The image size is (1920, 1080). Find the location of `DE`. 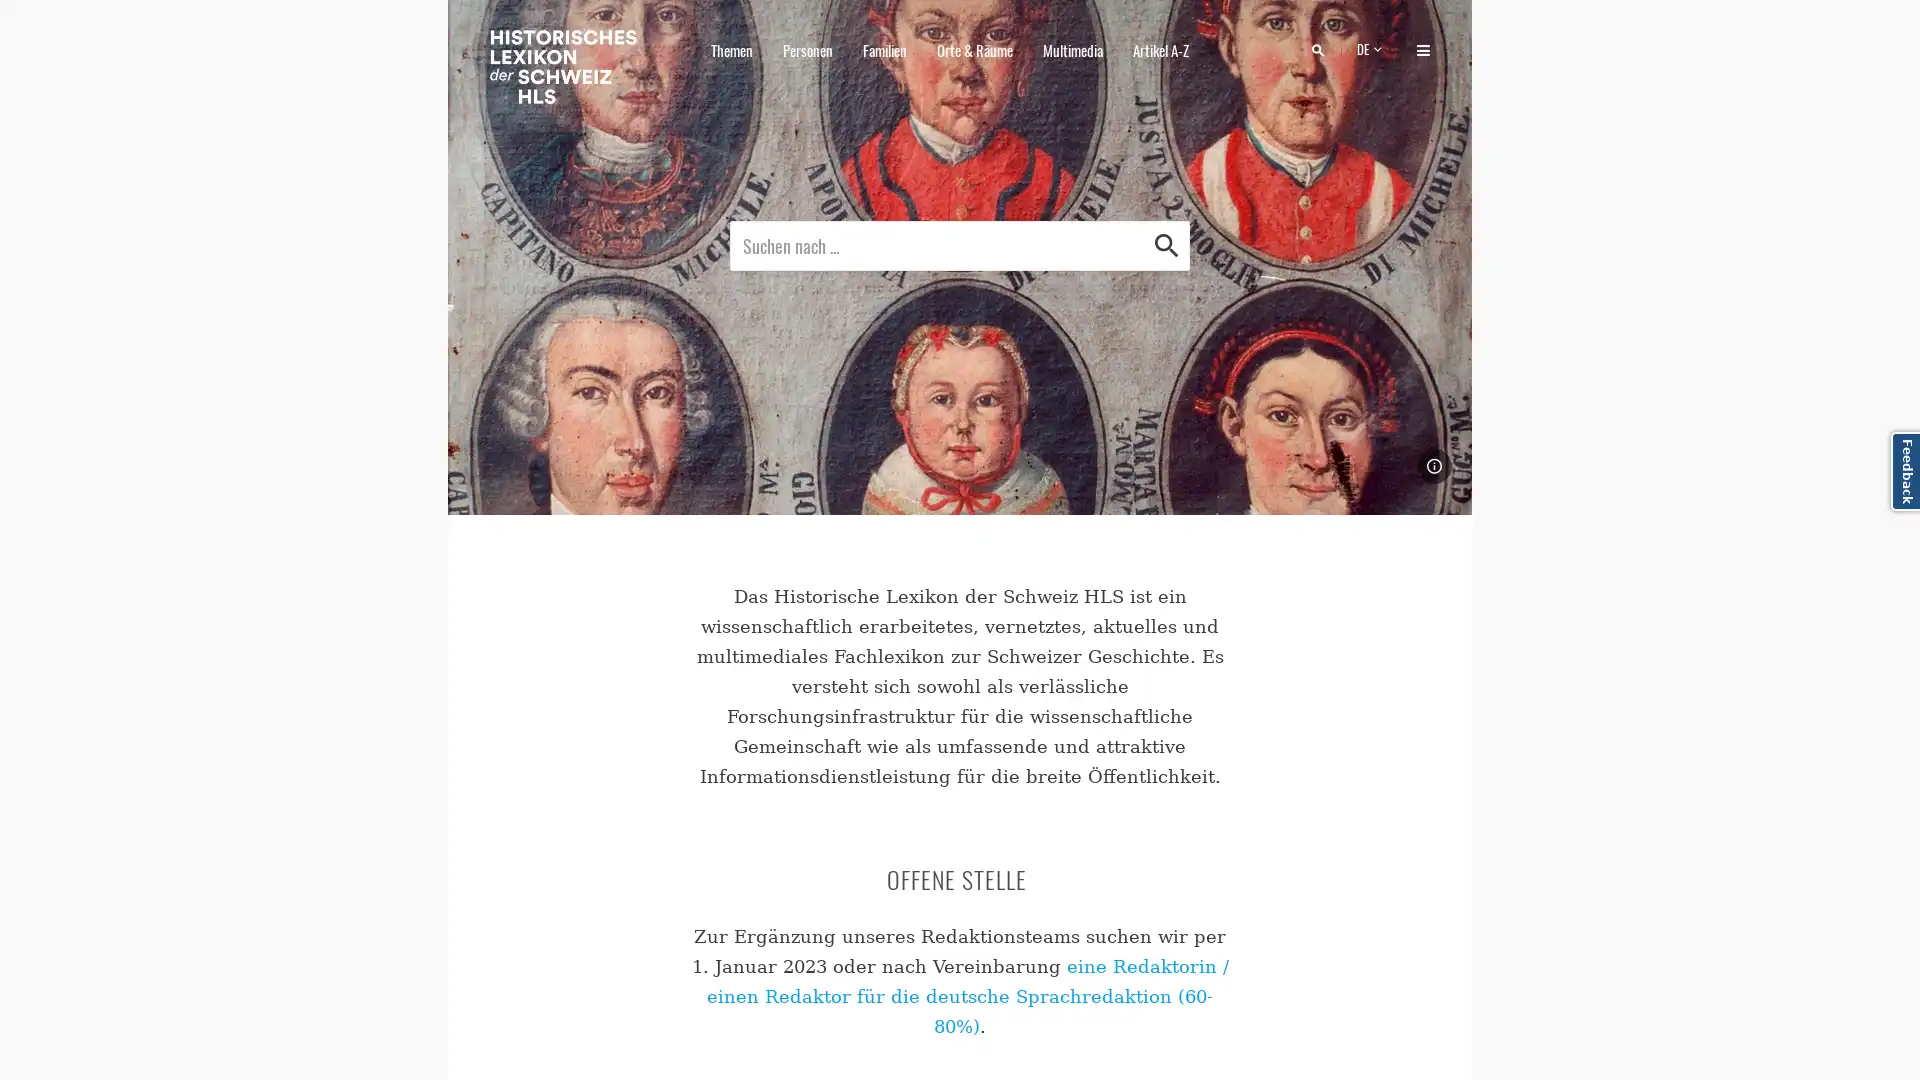

DE is located at coordinates (1371, 48).